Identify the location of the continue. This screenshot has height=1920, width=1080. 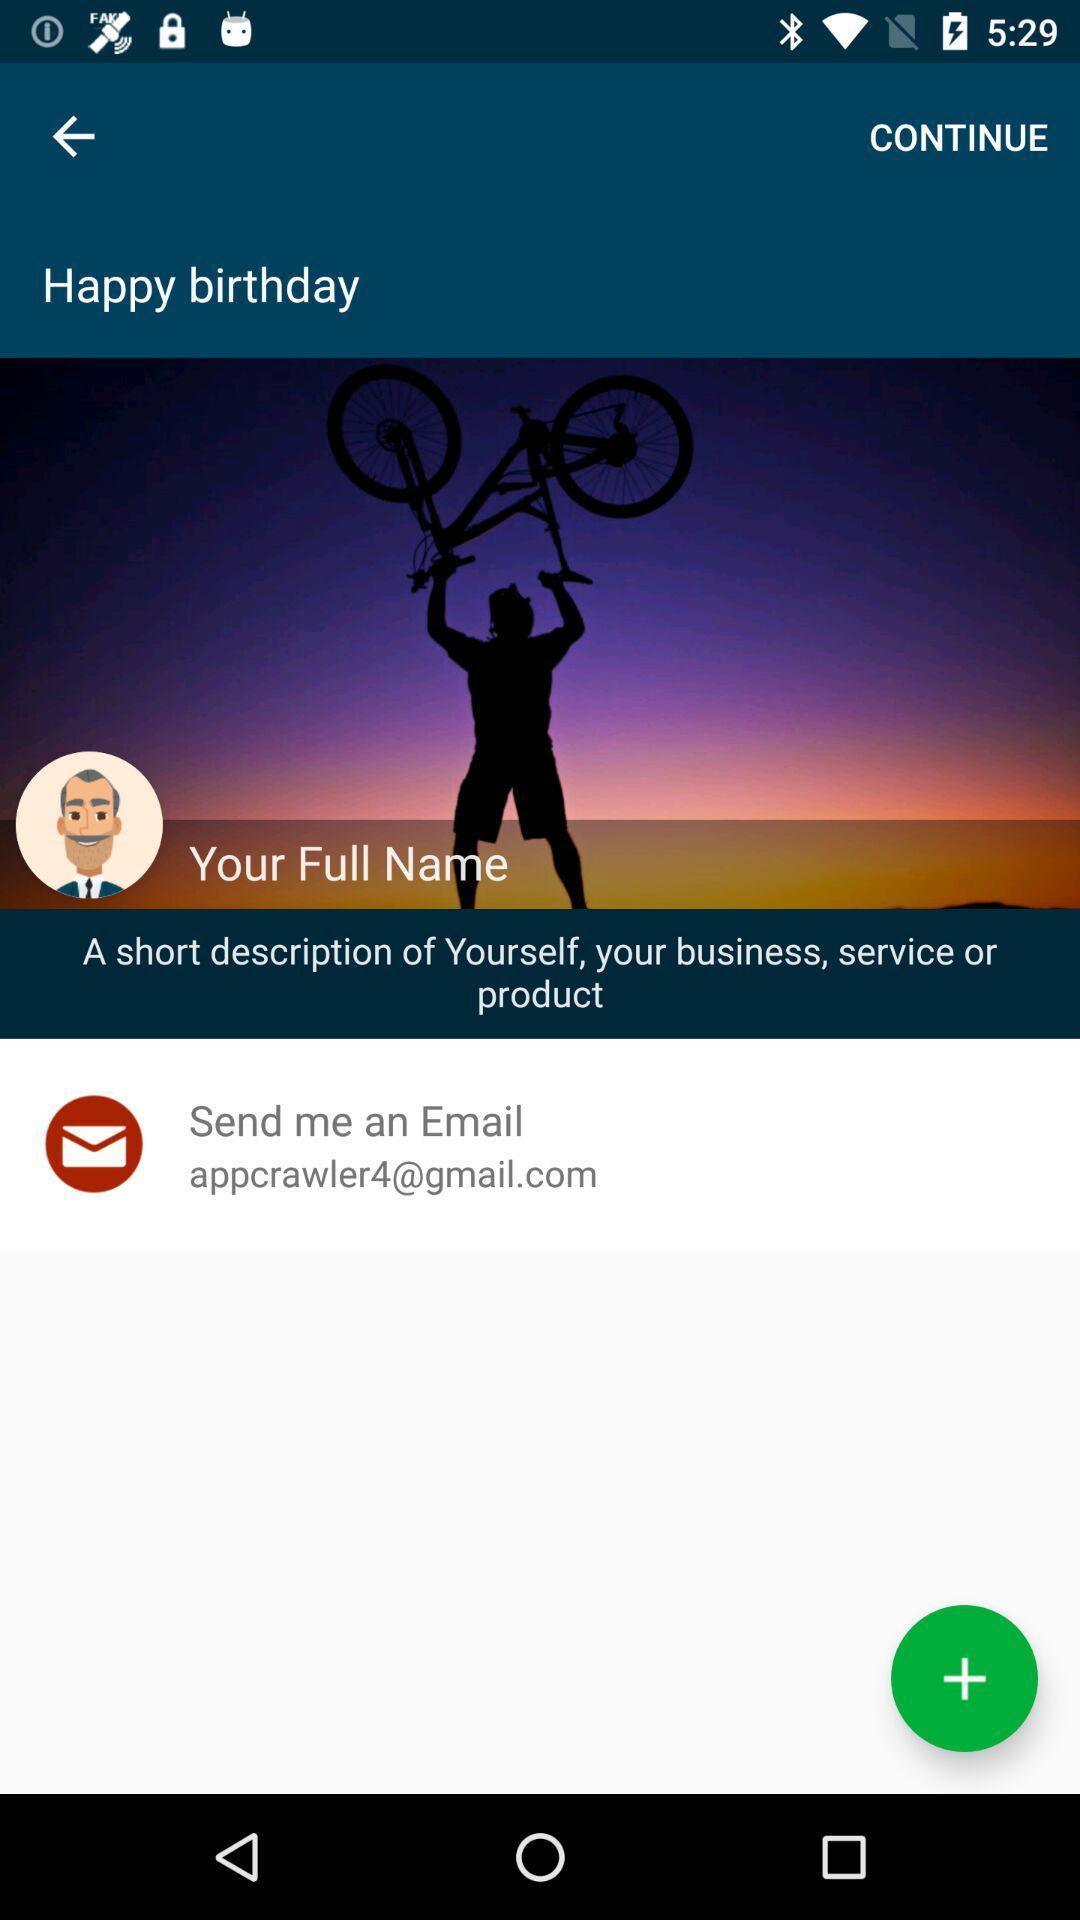
(957, 135).